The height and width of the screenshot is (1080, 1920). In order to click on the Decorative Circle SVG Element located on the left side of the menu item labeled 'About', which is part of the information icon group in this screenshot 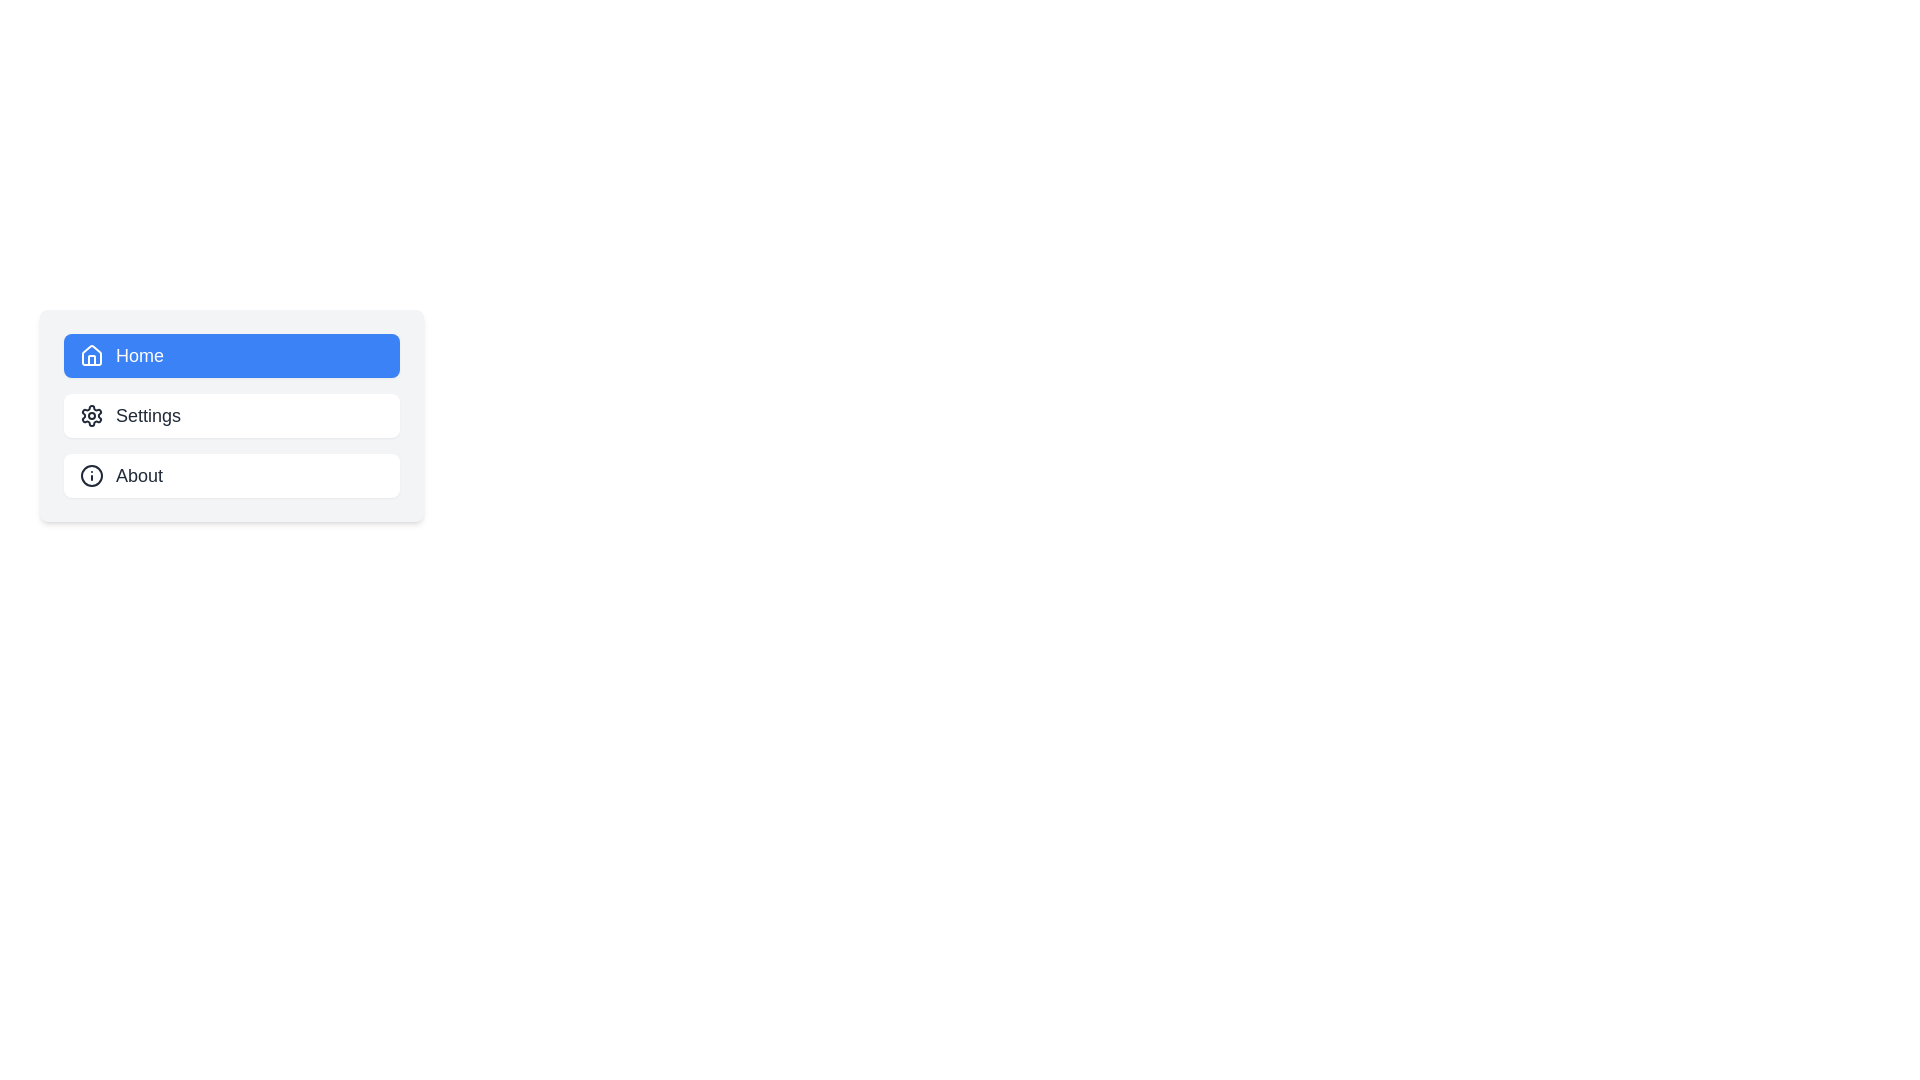, I will do `click(90, 475)`.